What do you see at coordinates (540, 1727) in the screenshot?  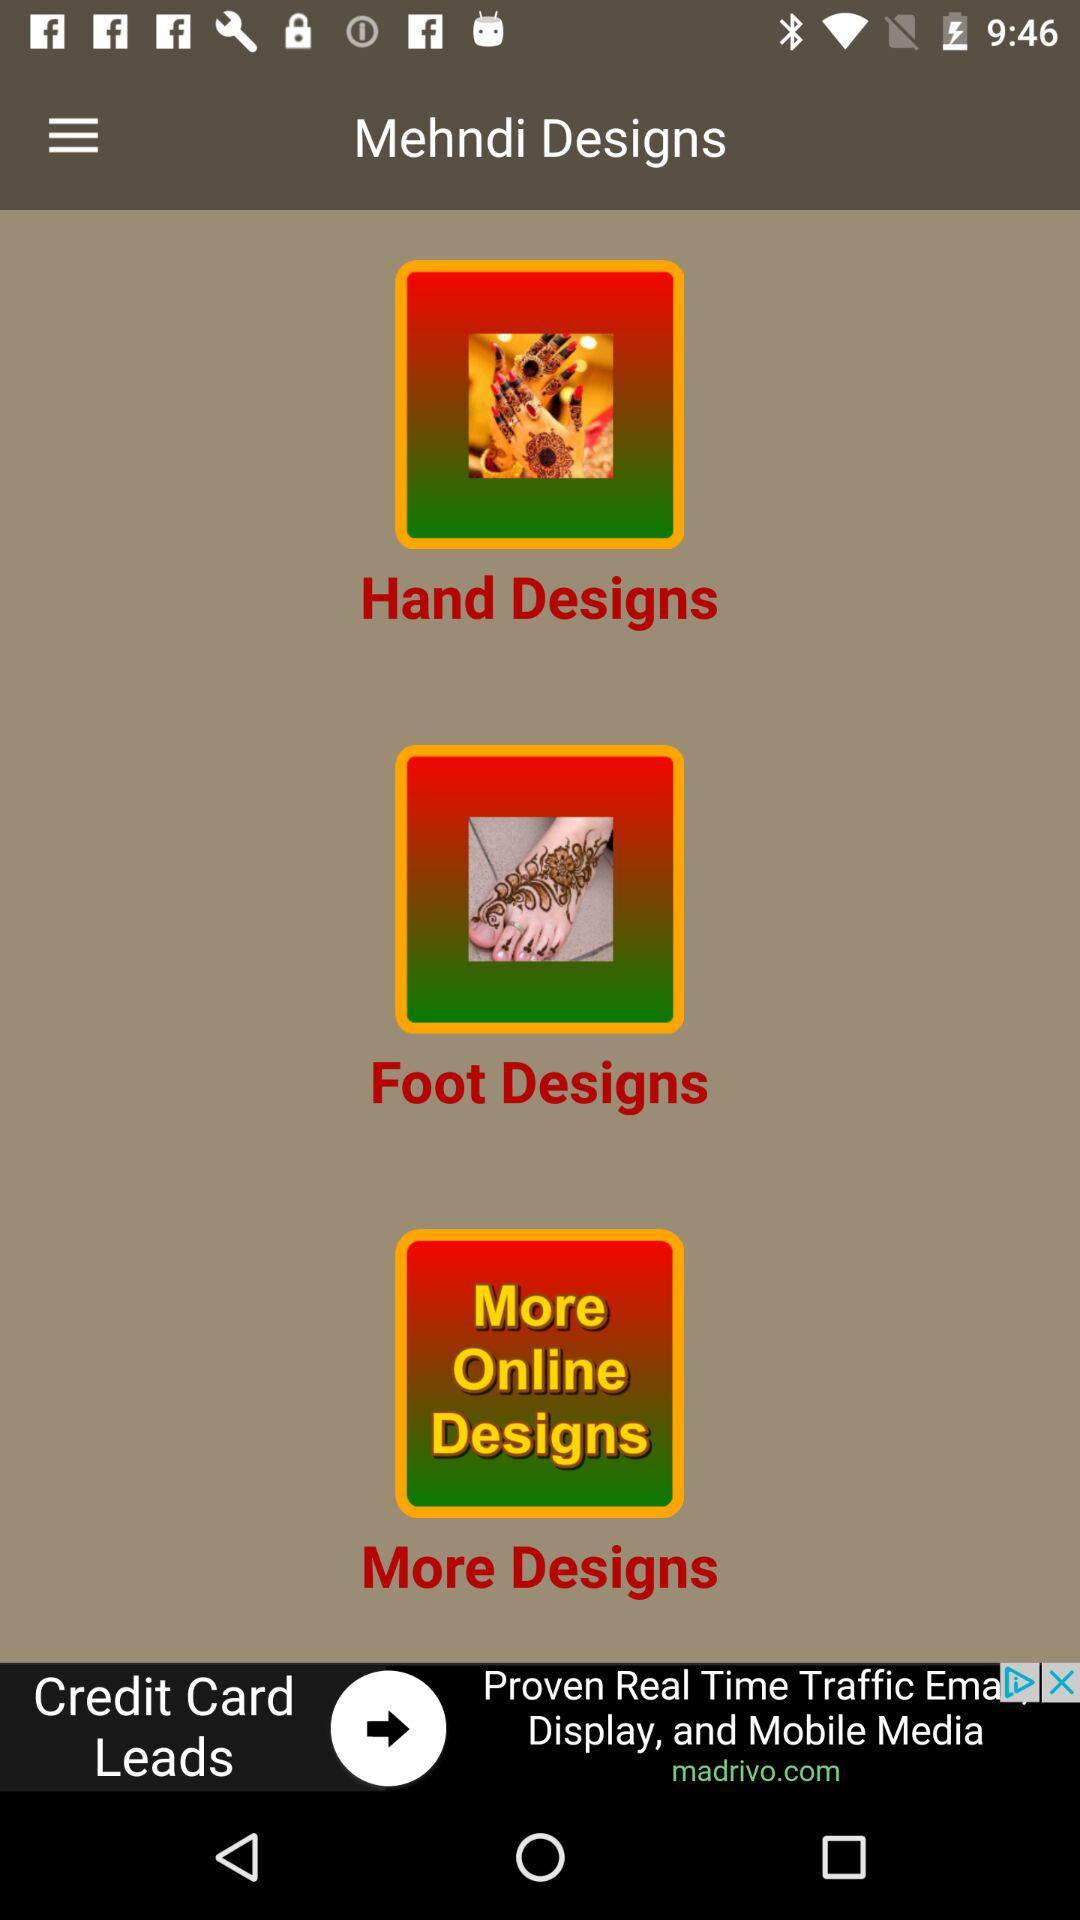 I see `open advertisement` at bounding box center [540, 1727].